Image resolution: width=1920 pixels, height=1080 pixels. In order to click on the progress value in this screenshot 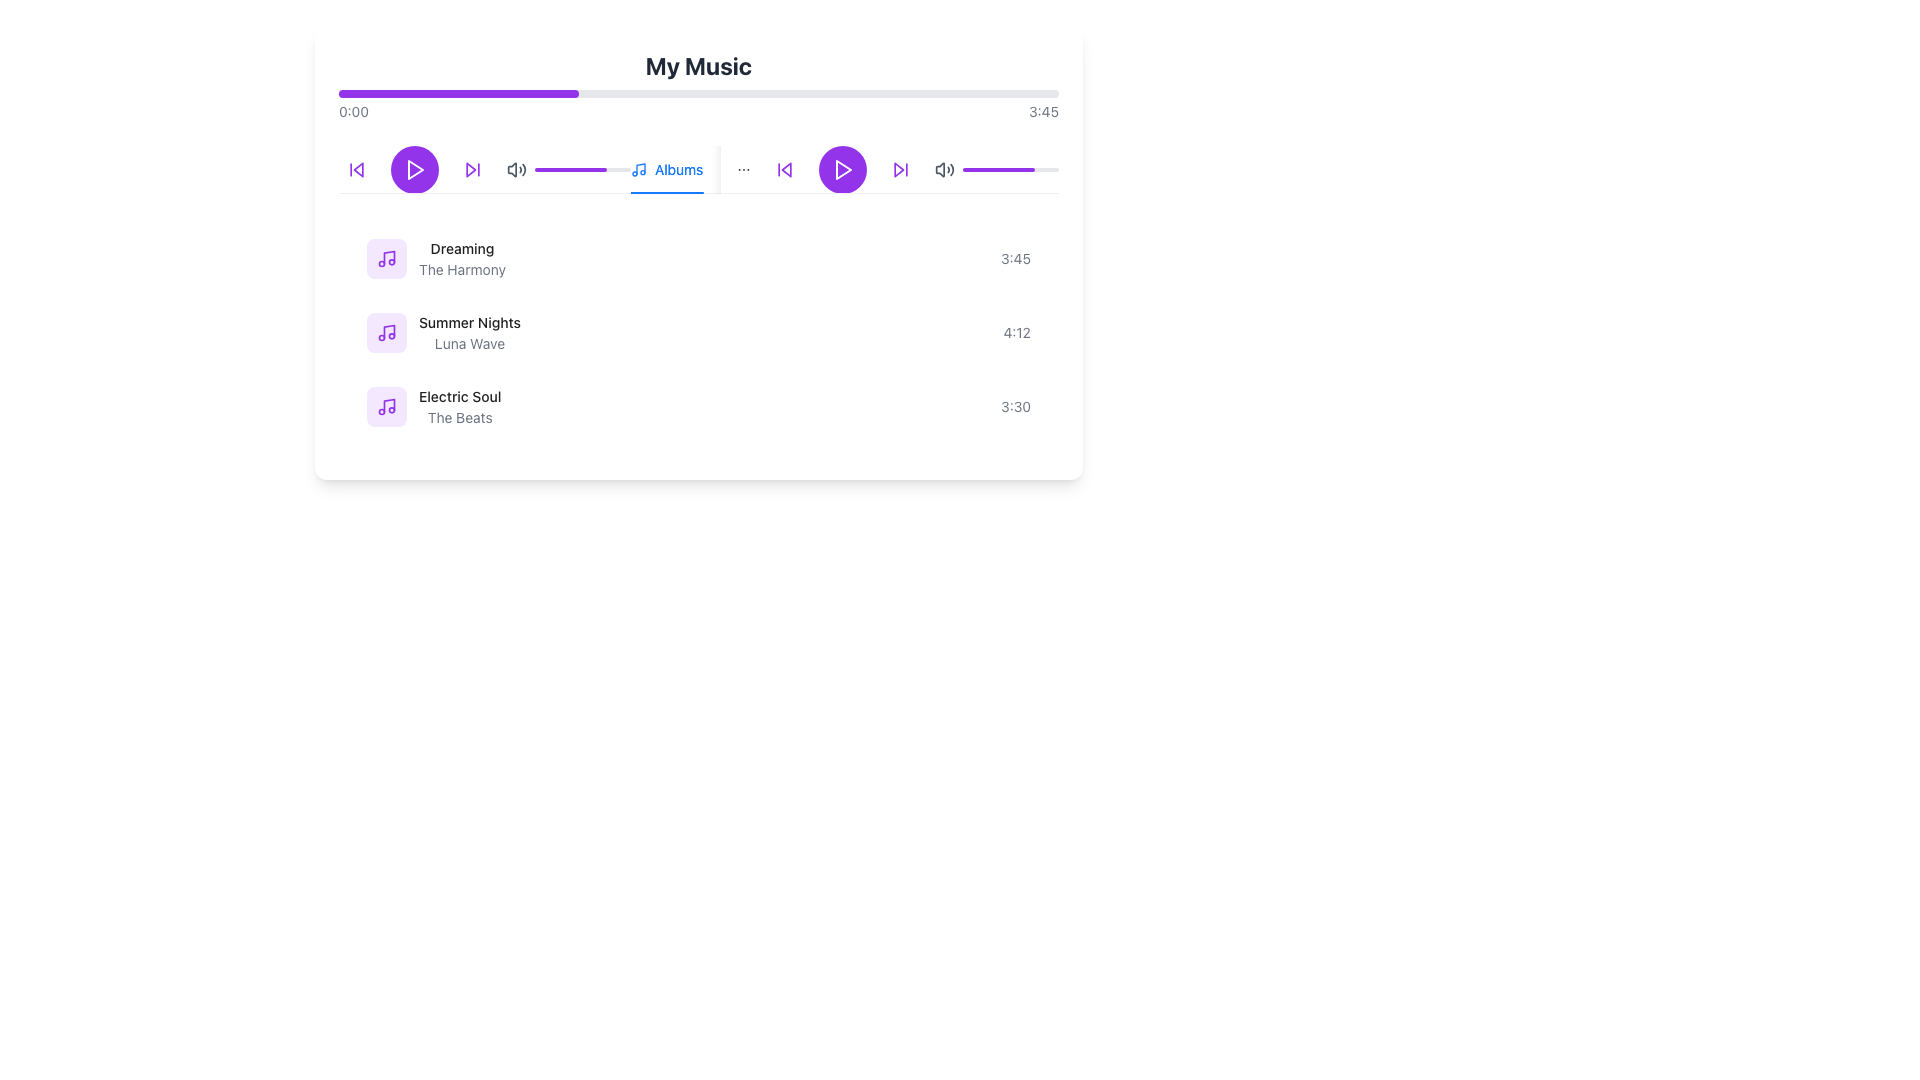, I will do `click(536, 168)`.